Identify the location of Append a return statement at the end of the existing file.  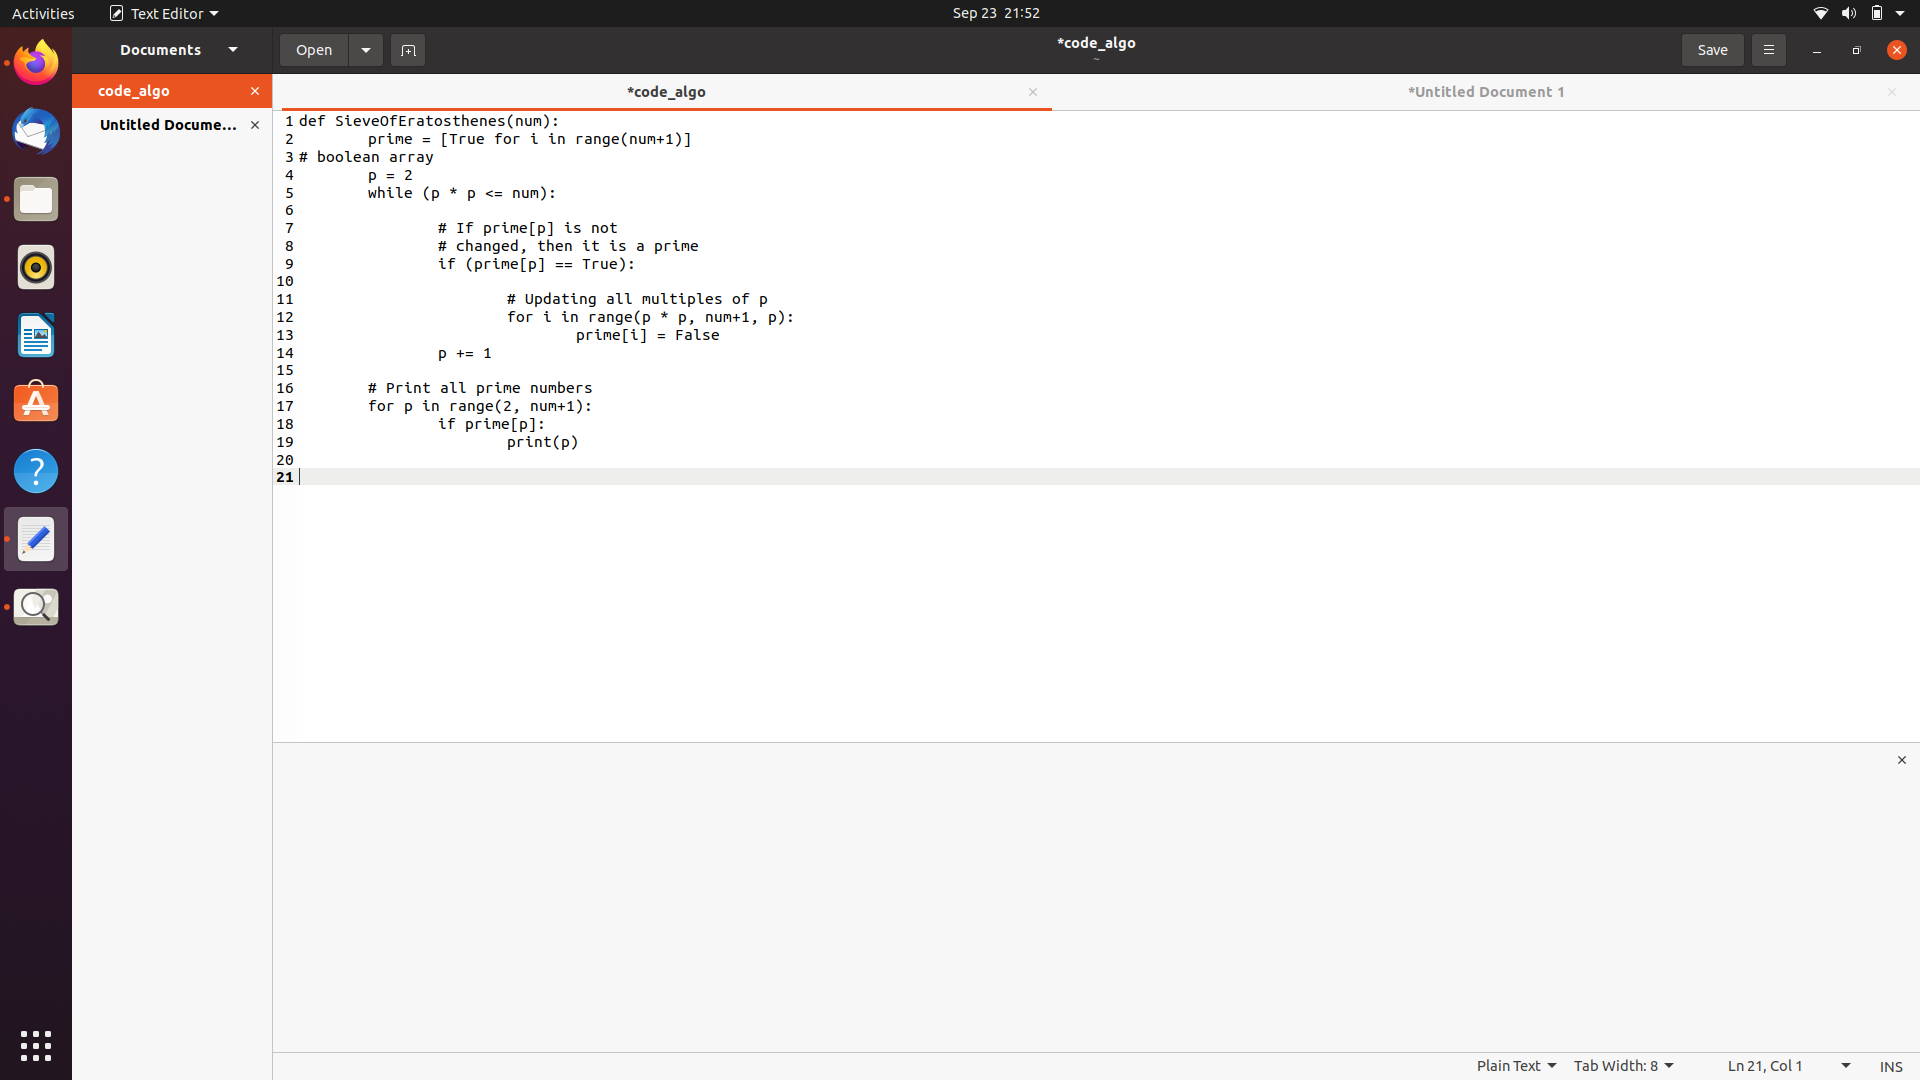
(1107, 604).